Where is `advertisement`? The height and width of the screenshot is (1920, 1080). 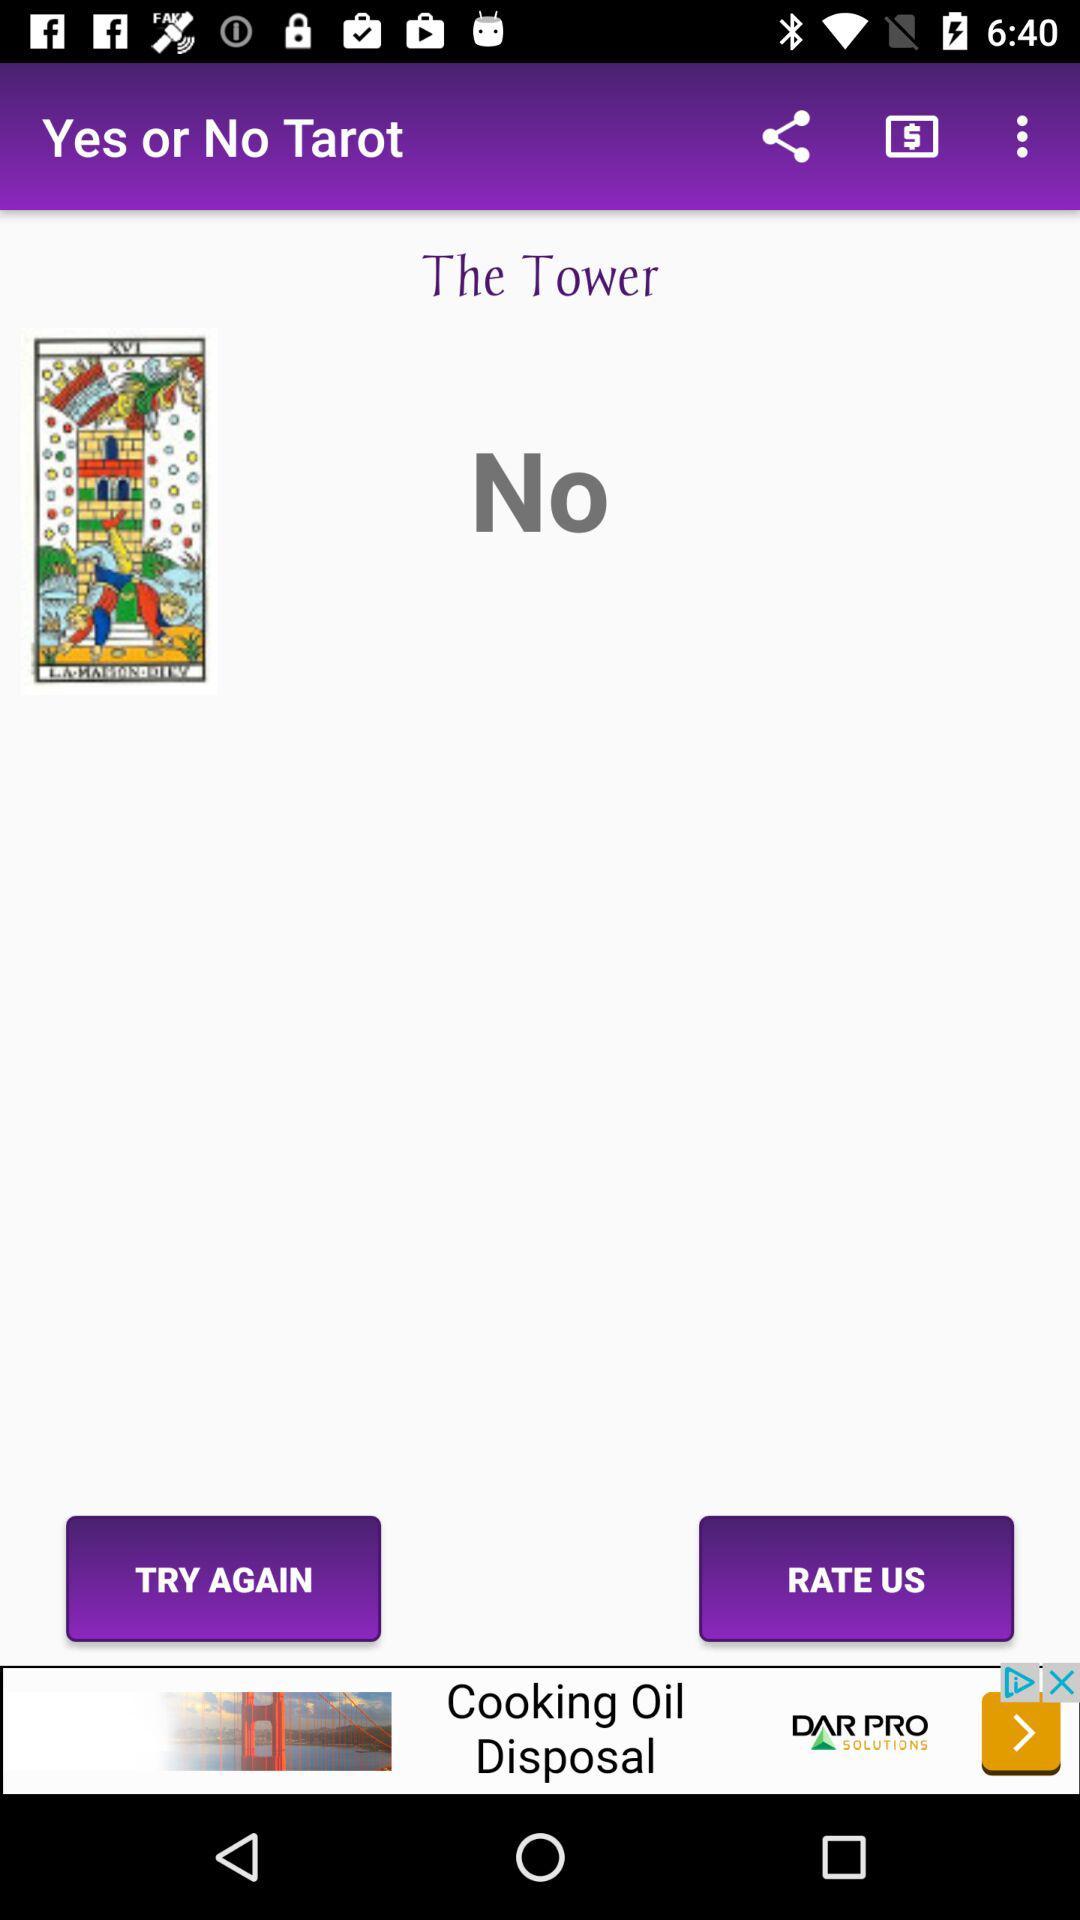 advertisement is located at coordinates (540, 1727).